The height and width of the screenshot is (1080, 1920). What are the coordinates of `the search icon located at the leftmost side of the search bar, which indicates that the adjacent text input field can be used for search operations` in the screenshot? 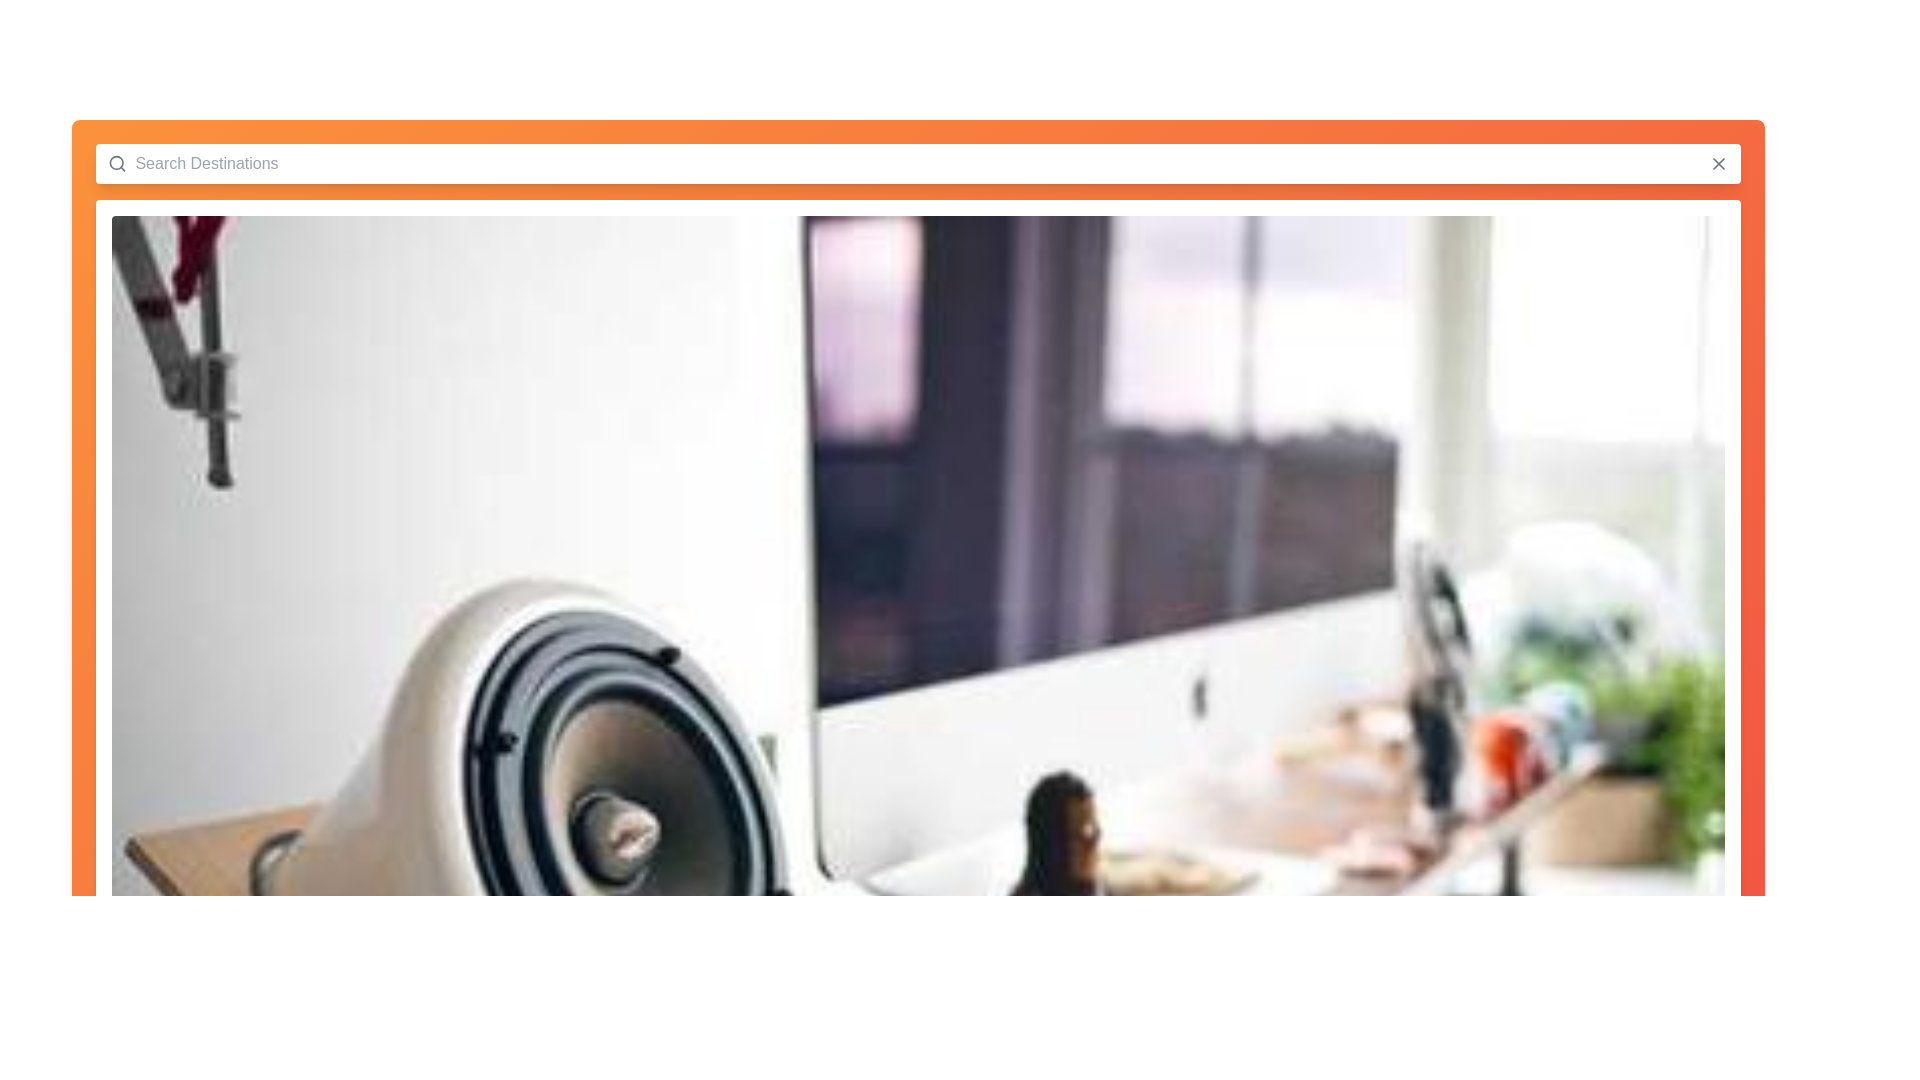 It's located at (116, 163).